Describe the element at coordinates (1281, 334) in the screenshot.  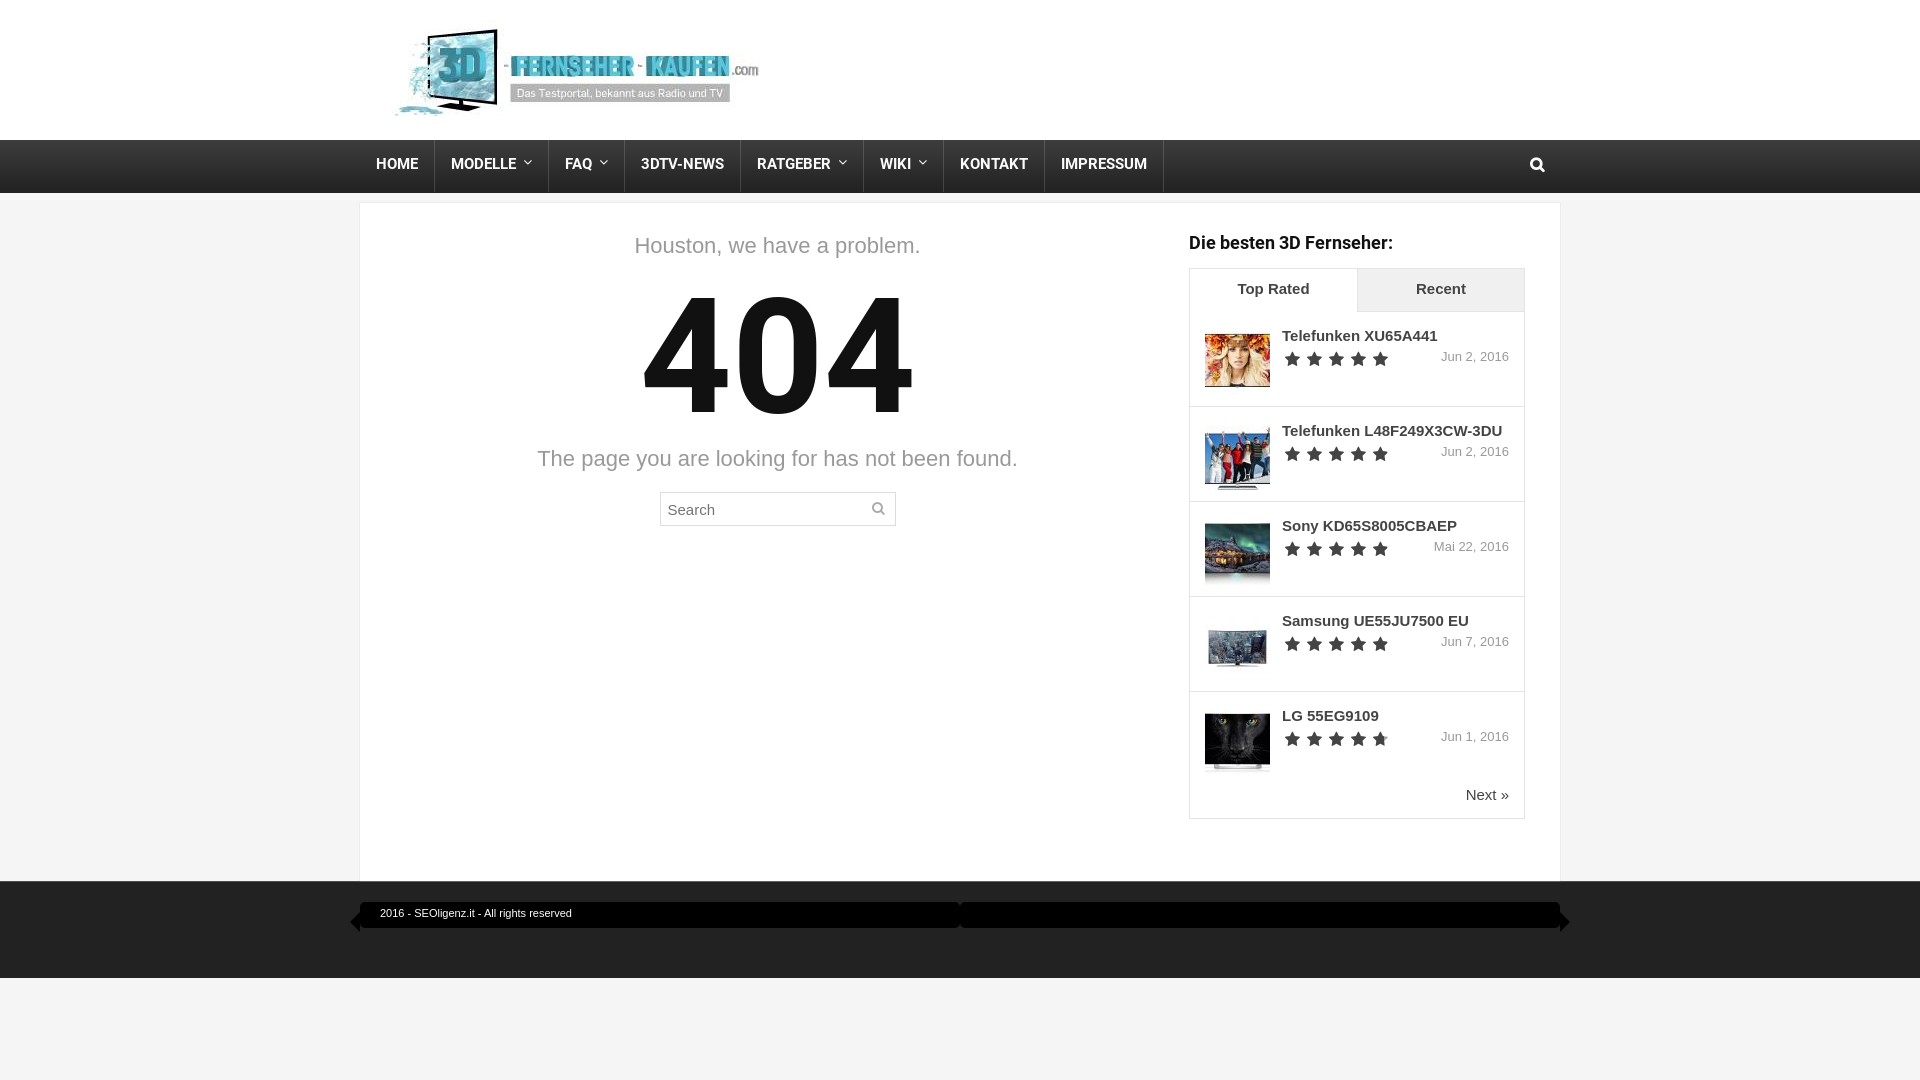
I see `'Telefunken XU65A441'` at that location.